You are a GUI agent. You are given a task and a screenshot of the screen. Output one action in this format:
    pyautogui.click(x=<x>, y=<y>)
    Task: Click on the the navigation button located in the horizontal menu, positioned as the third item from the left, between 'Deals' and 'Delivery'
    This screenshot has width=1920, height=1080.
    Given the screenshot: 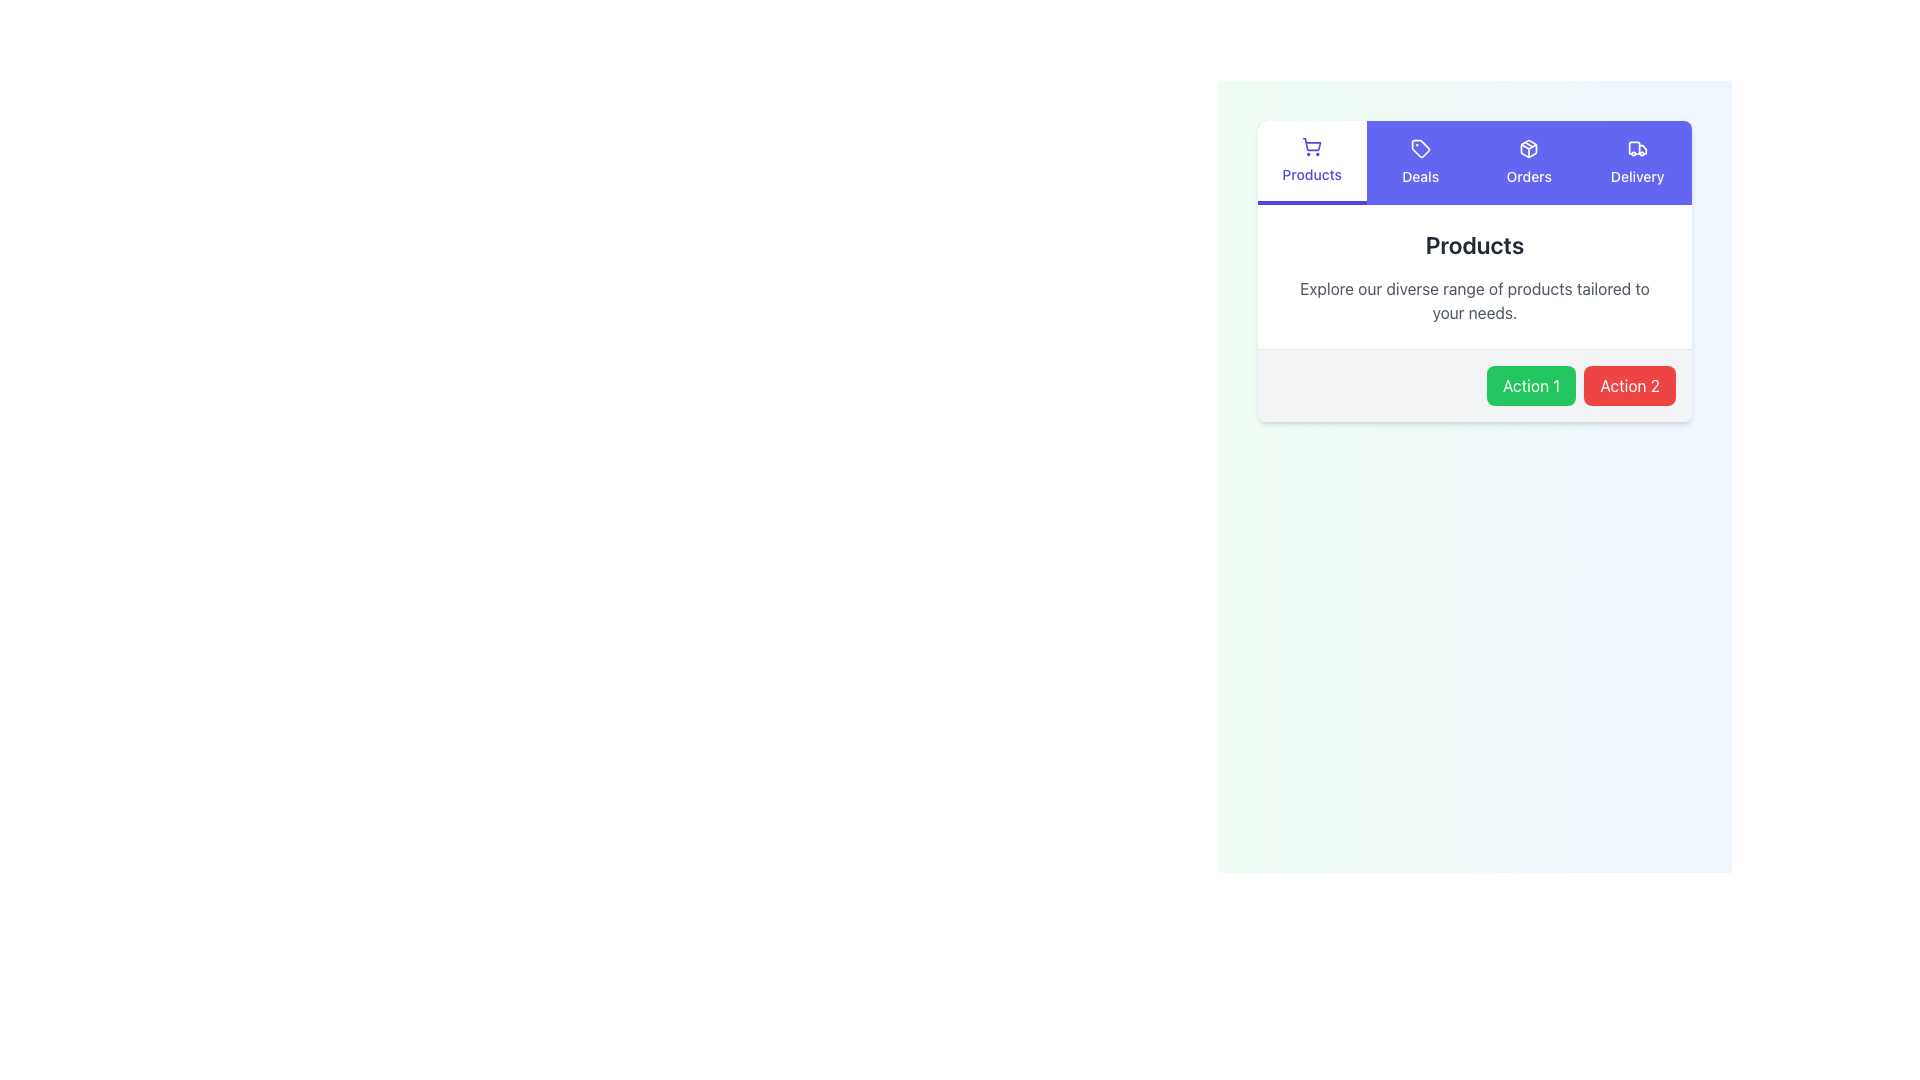 What is the action you would take?
    pyautogui.click(x=1528, y=161)
    